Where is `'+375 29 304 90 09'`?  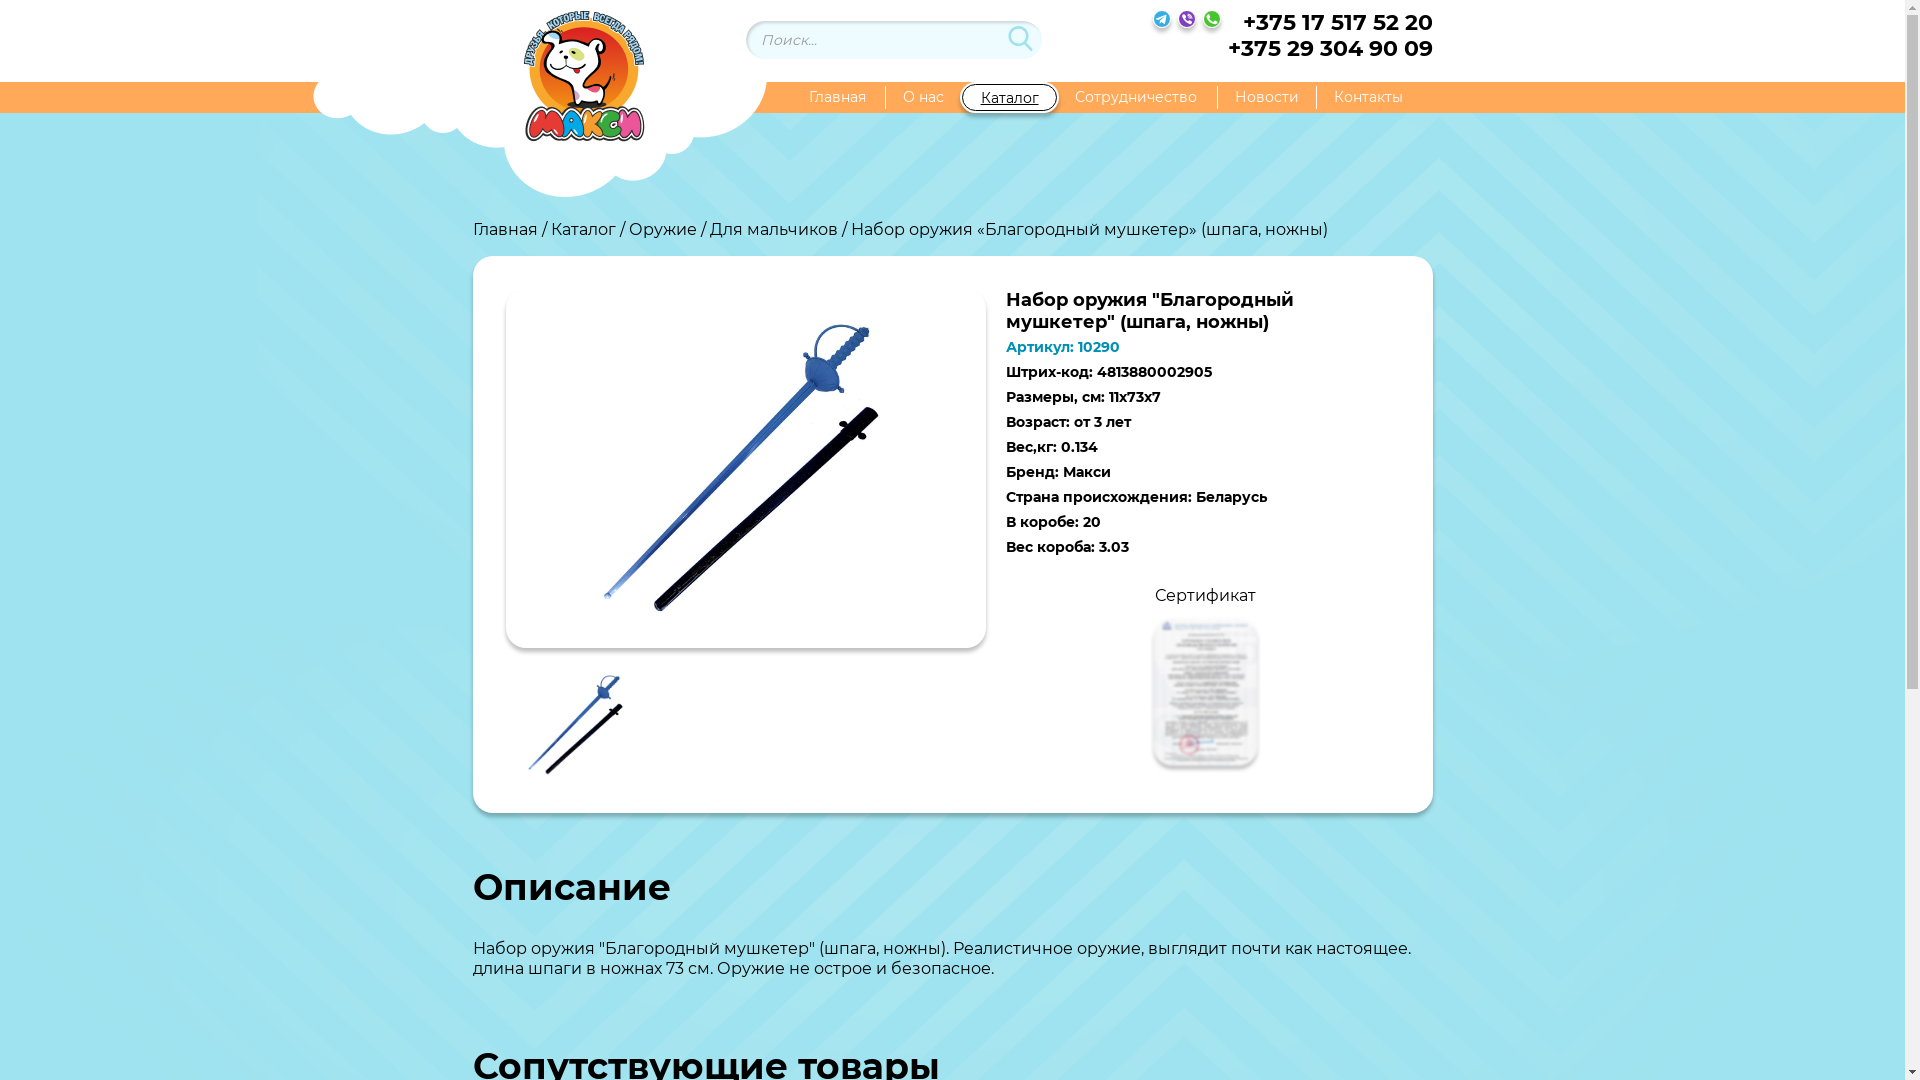 '+375 29 304 90 09' is located at coordinates (1330, 48).